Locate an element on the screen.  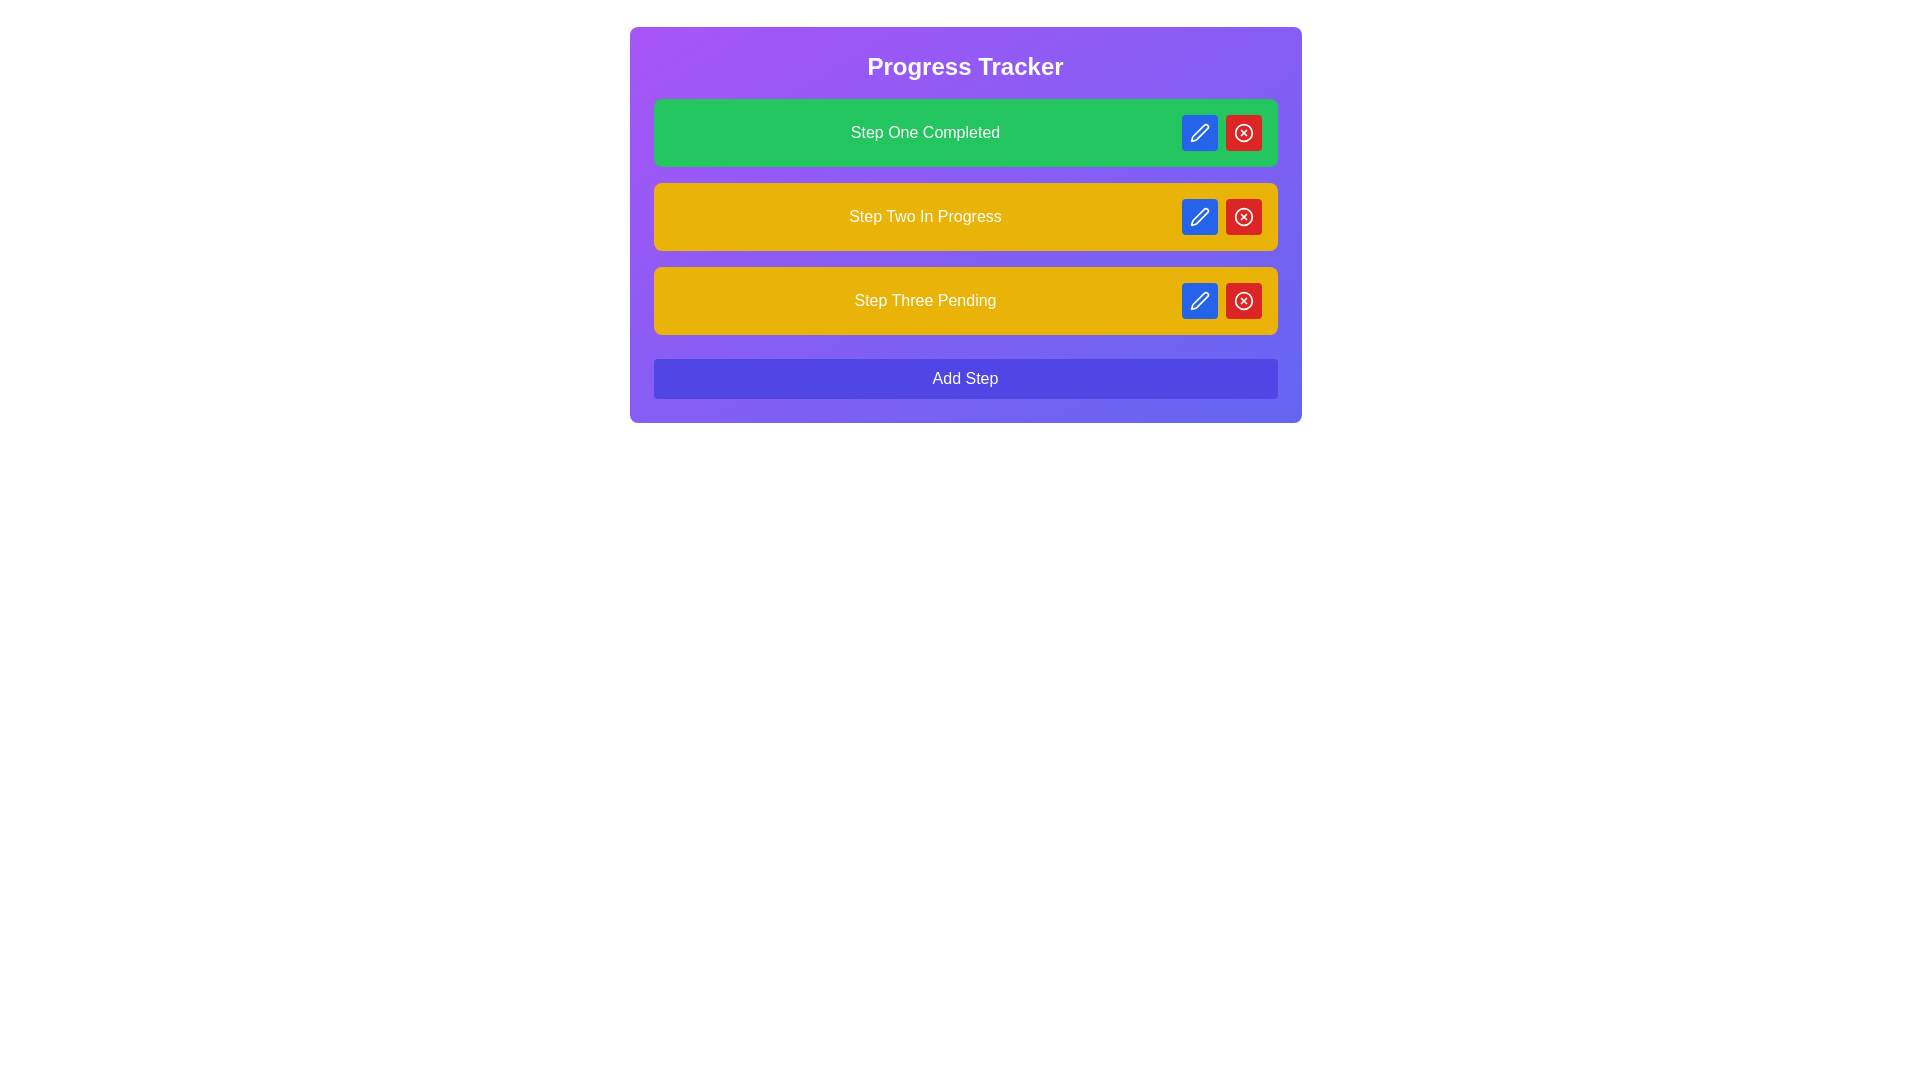
the button located at the bottom of the progress tracker interface, which allows the user to add a new step is located at coordinates (965, 378).